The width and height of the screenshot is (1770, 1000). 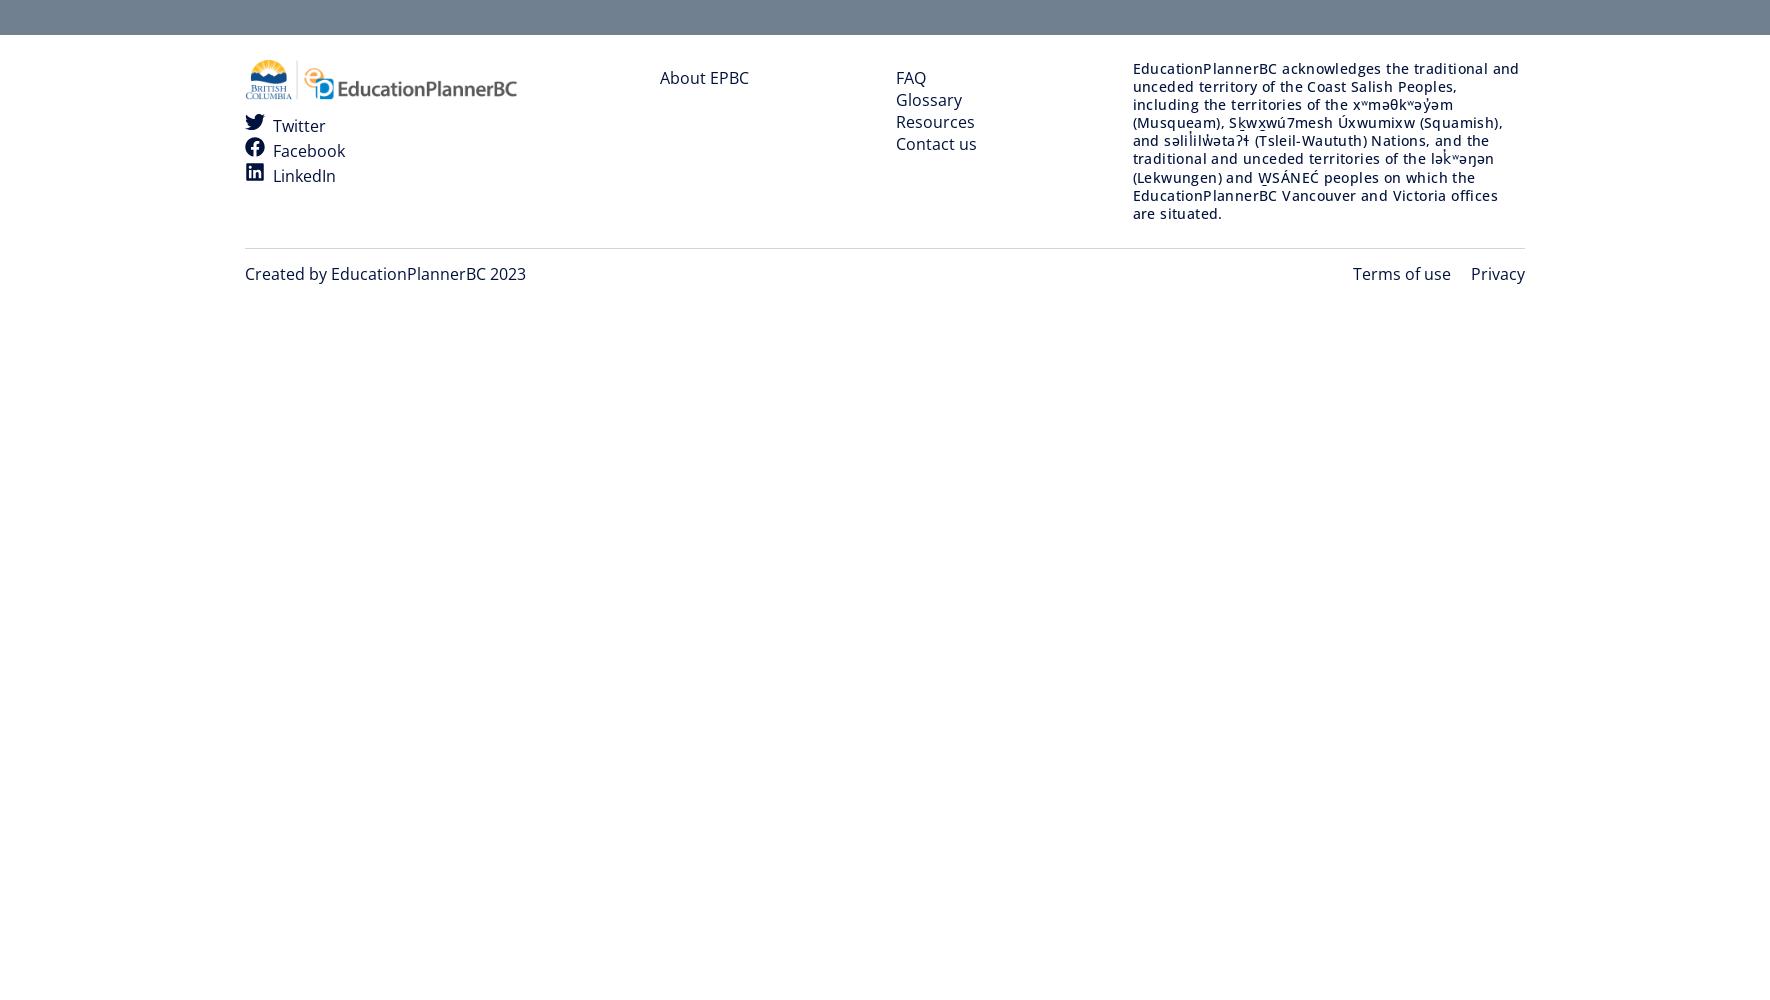 I want to click on 'Twitter', so click(x=298, y=125).